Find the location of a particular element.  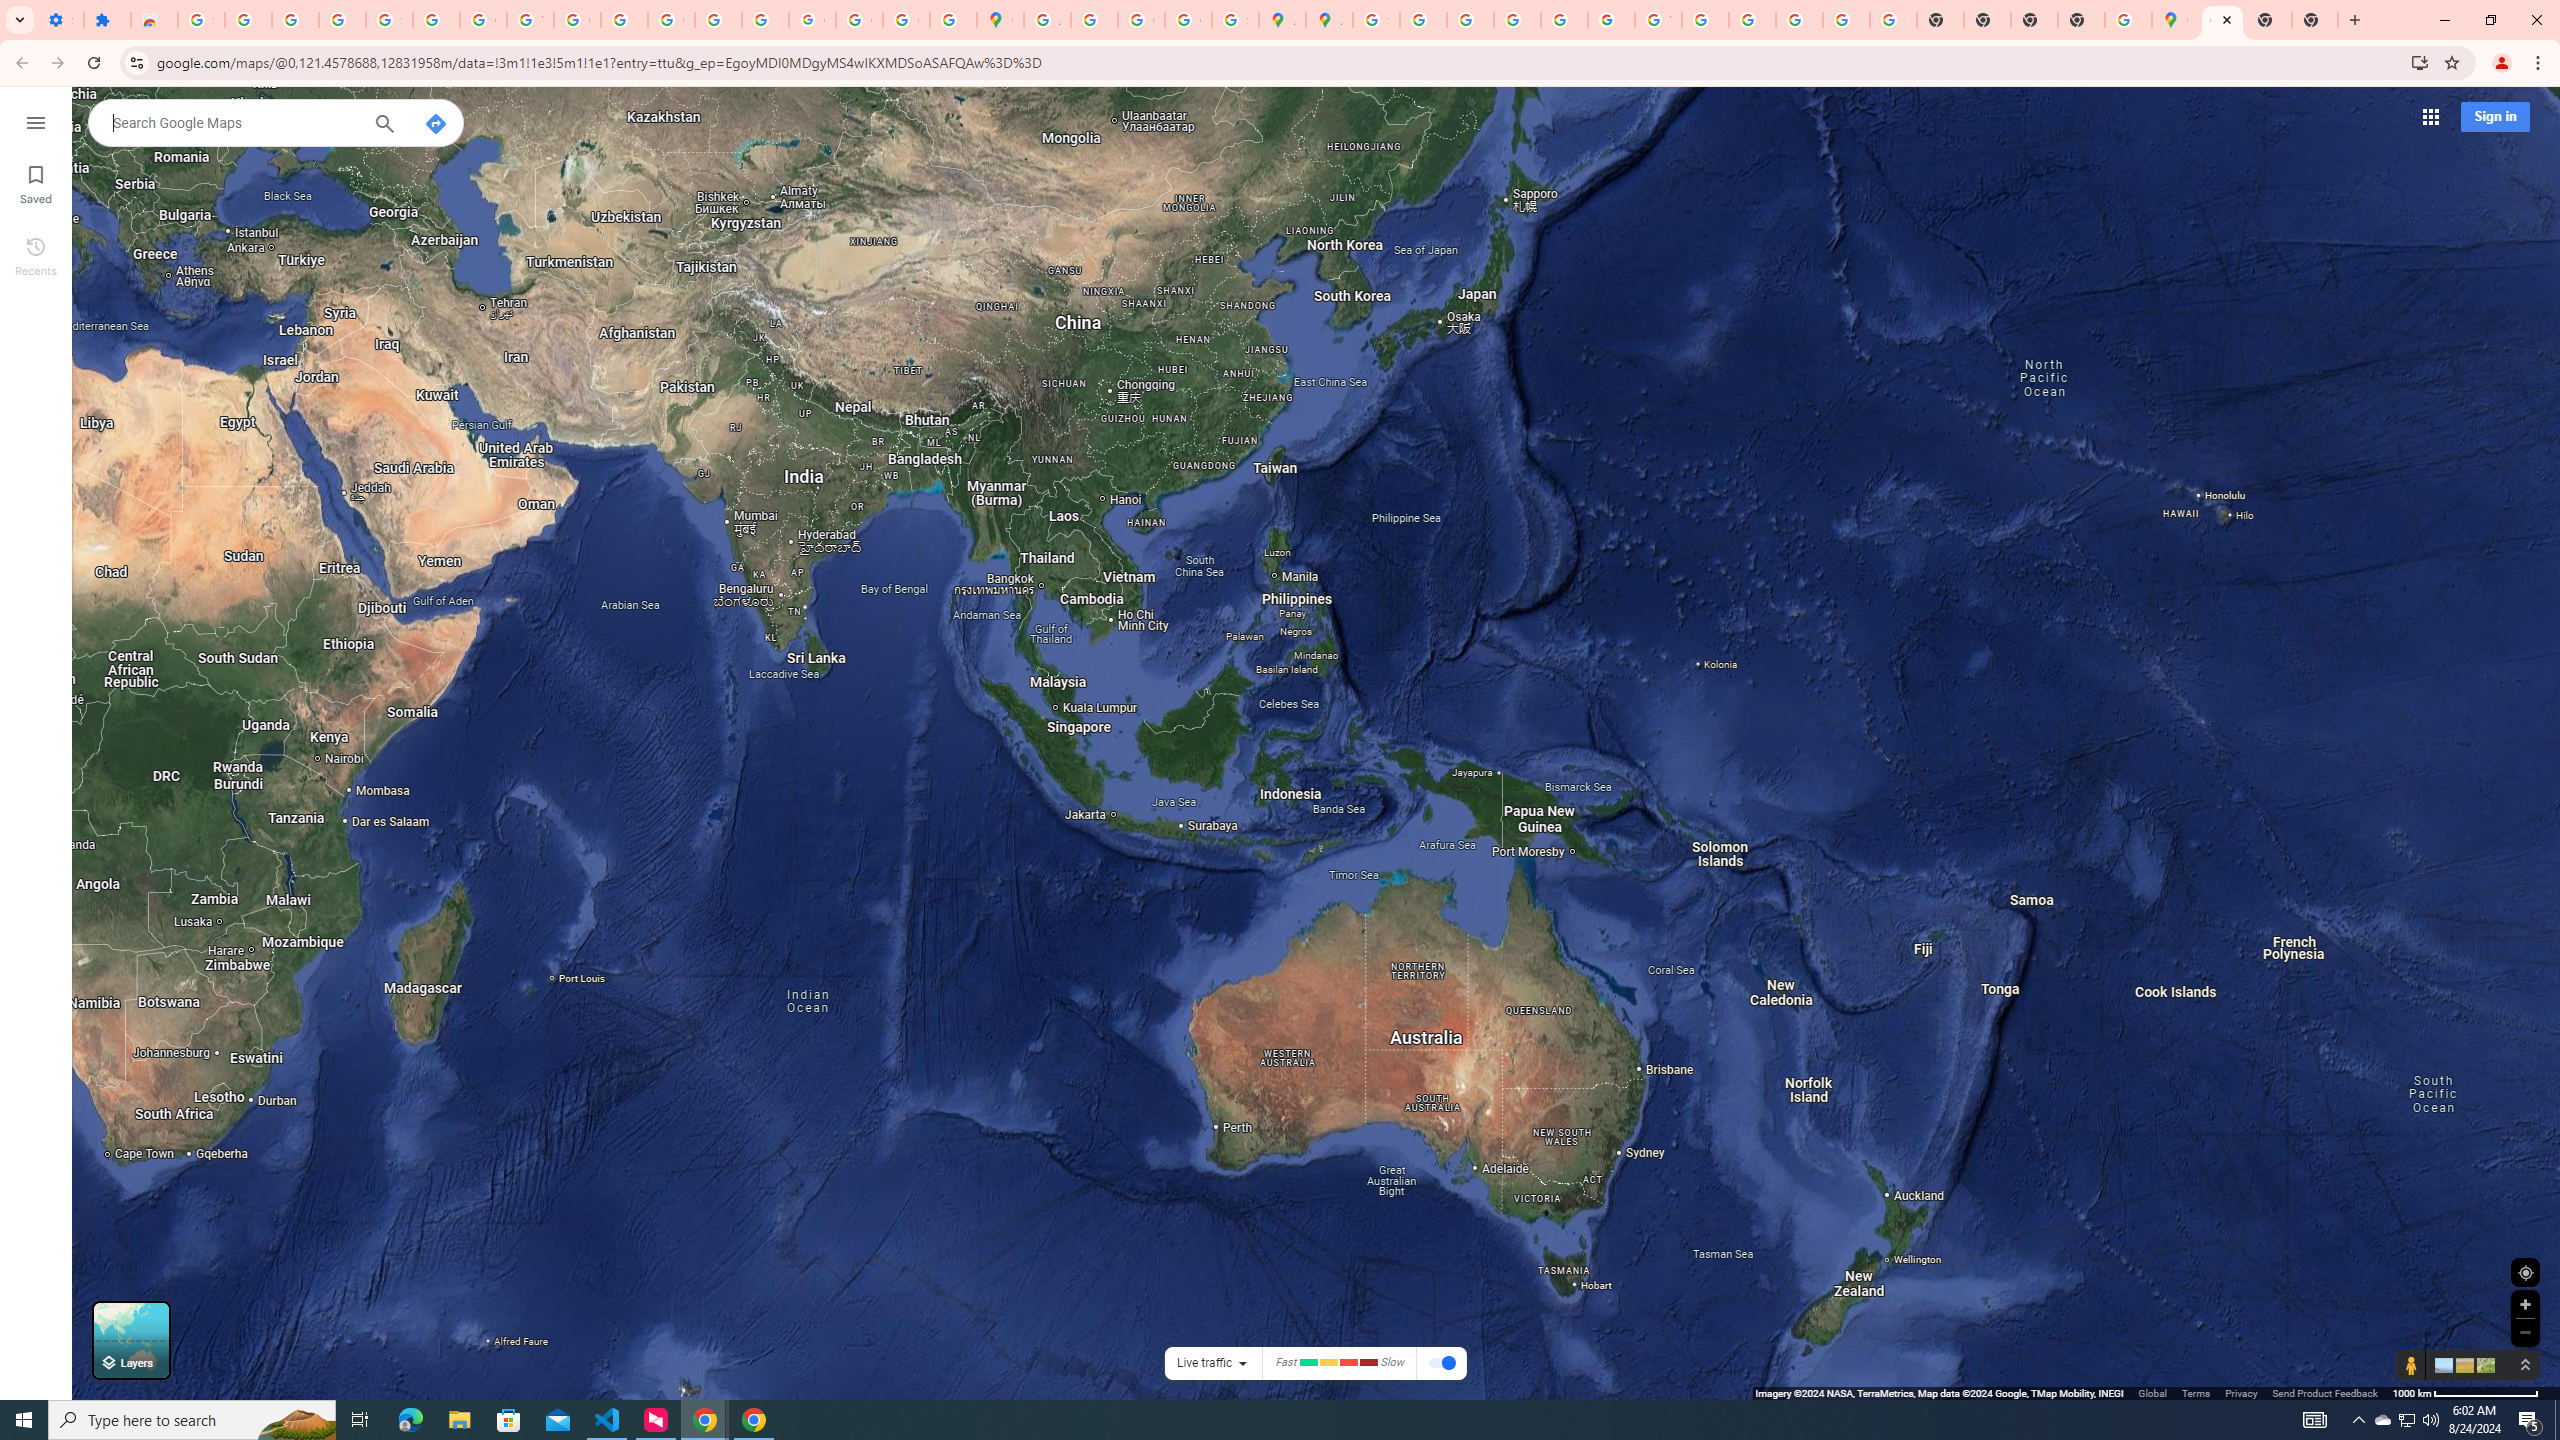

'Sign in - Google Accounts' is located at coordinates (199, 19).